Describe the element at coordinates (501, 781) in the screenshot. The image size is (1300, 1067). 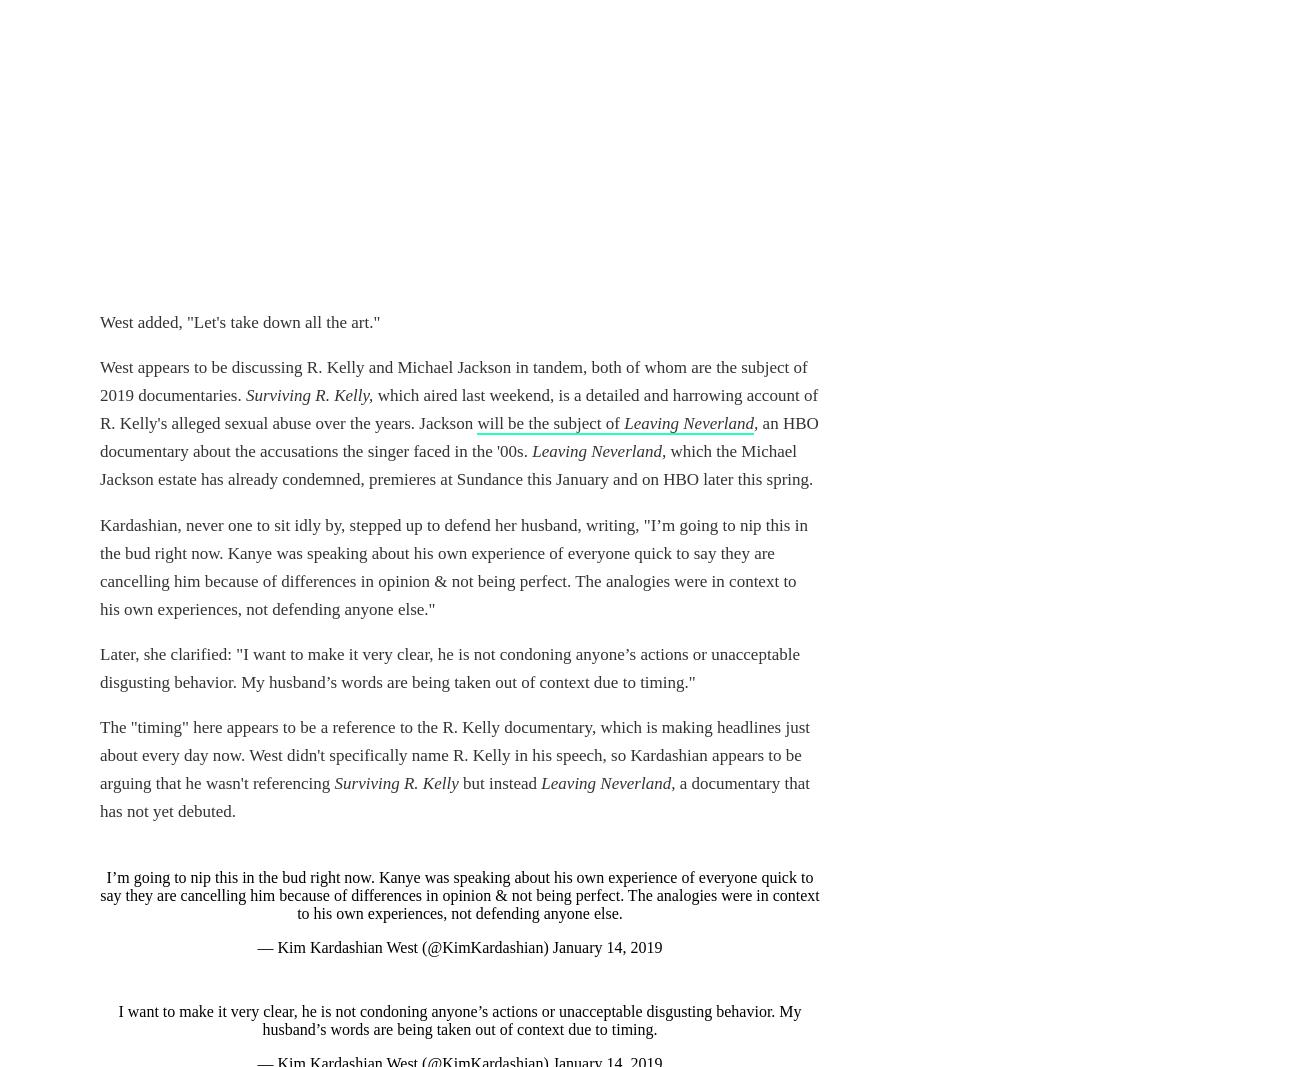
I see `'but instead'` at that location.